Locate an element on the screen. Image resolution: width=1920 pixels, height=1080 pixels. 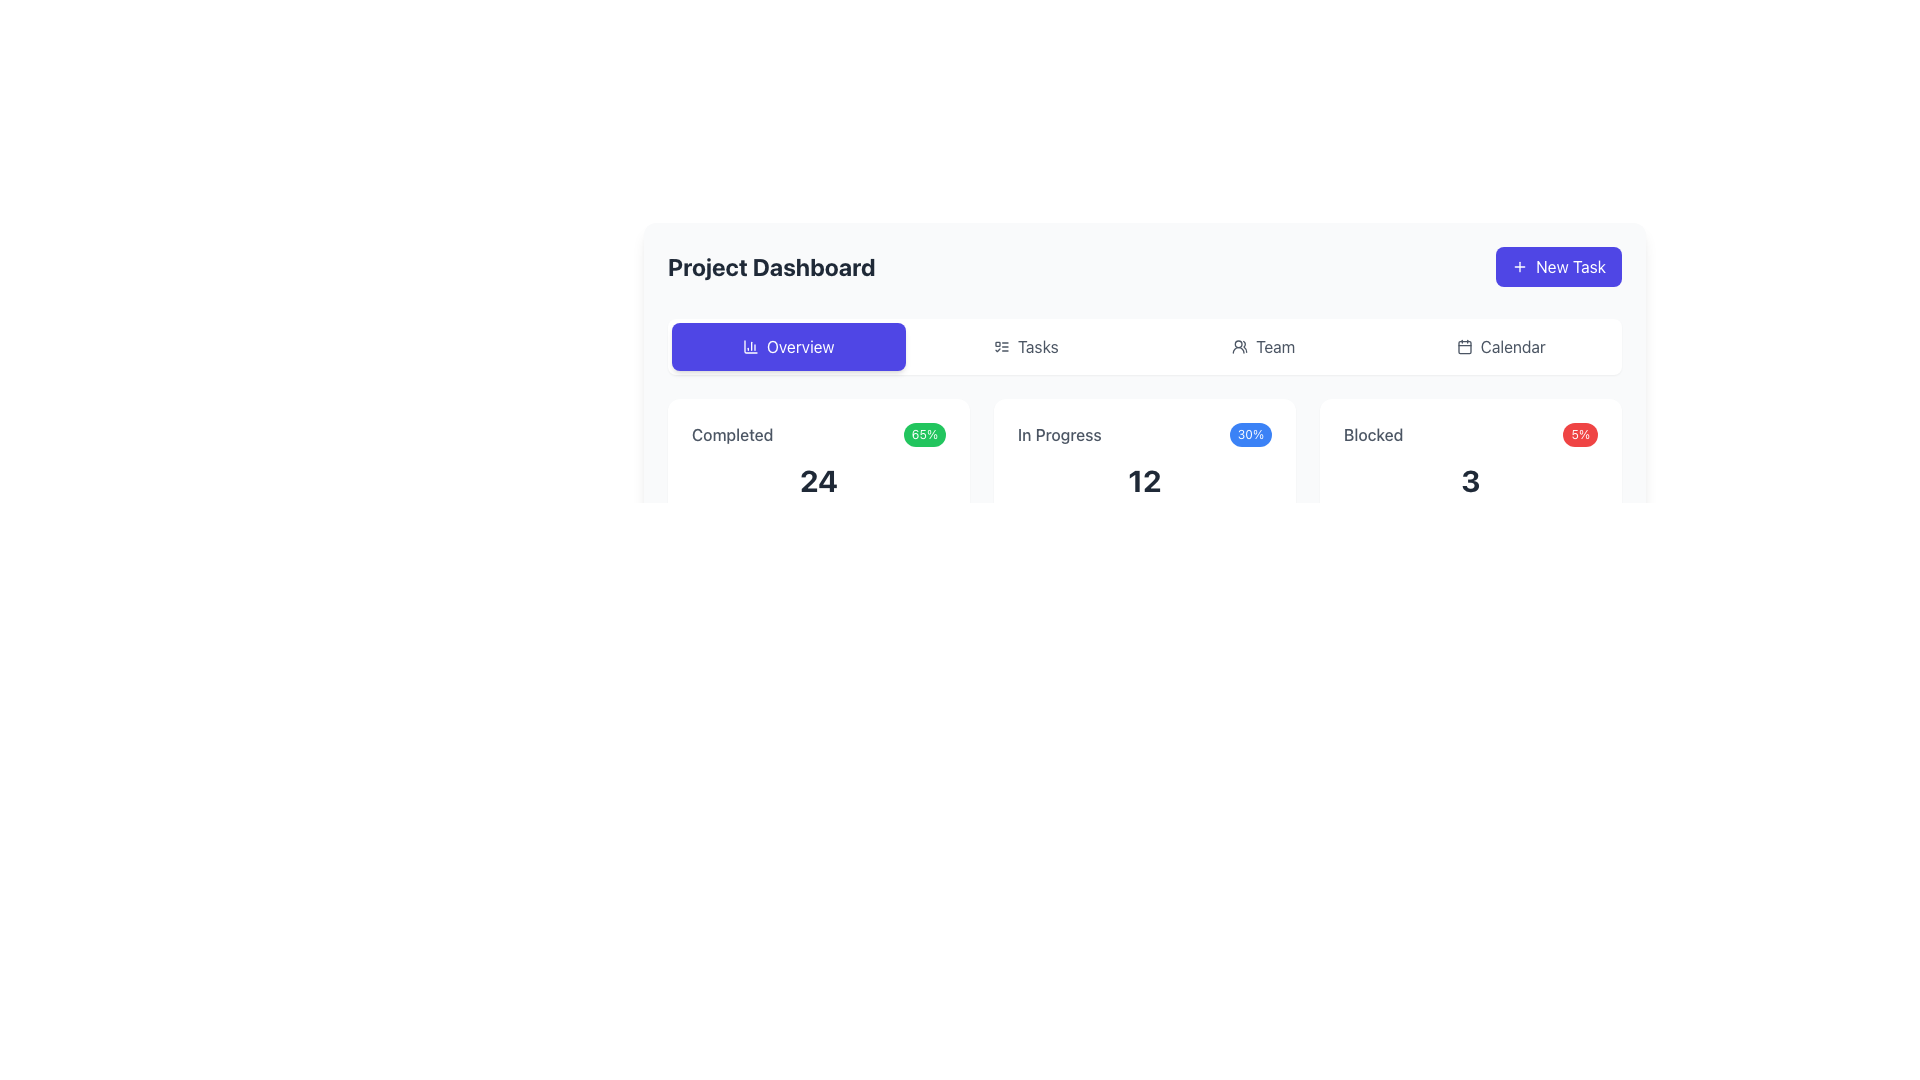
the informational badge that visually represents the 30% progress in the 'In Progress' section, located to the right of the numeric value '12' is located at coordinates (1249, 434).